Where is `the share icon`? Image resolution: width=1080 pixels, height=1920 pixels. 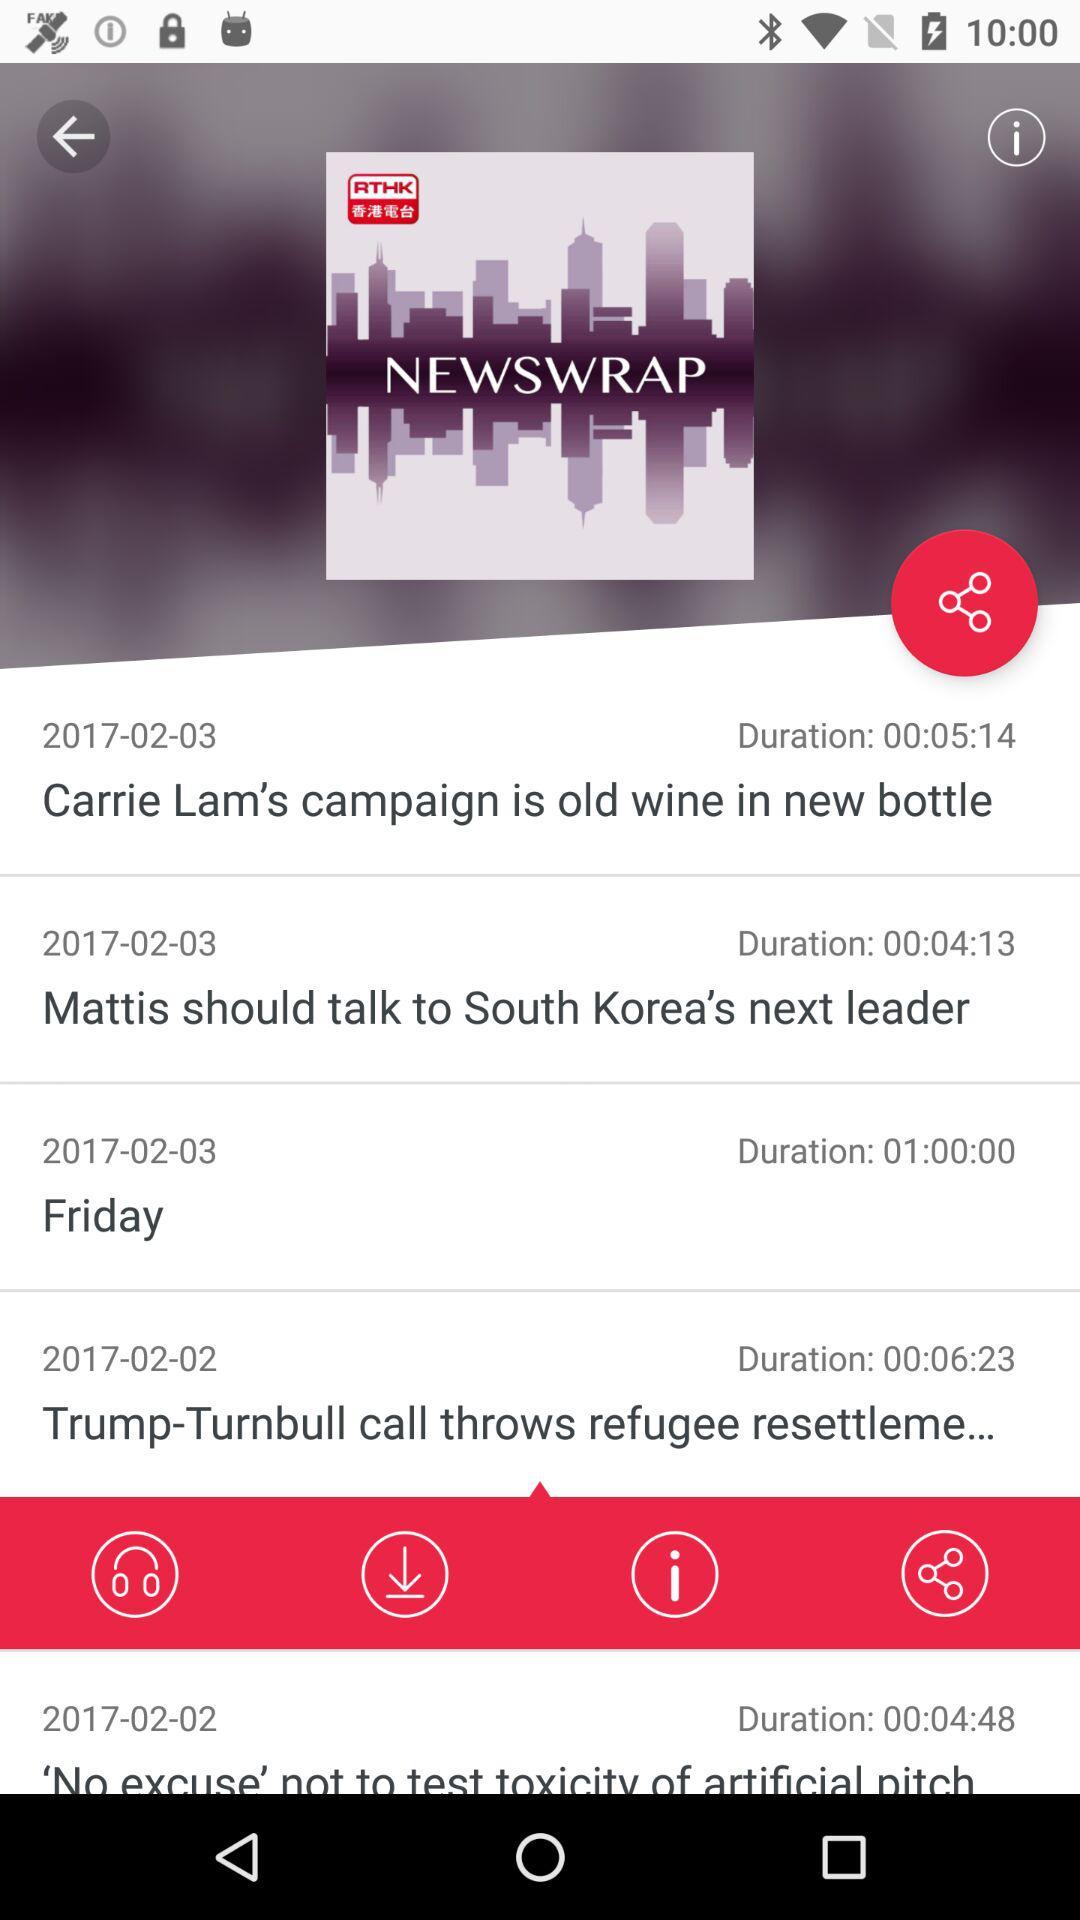 the share icon is located at coordinates (963, 602).